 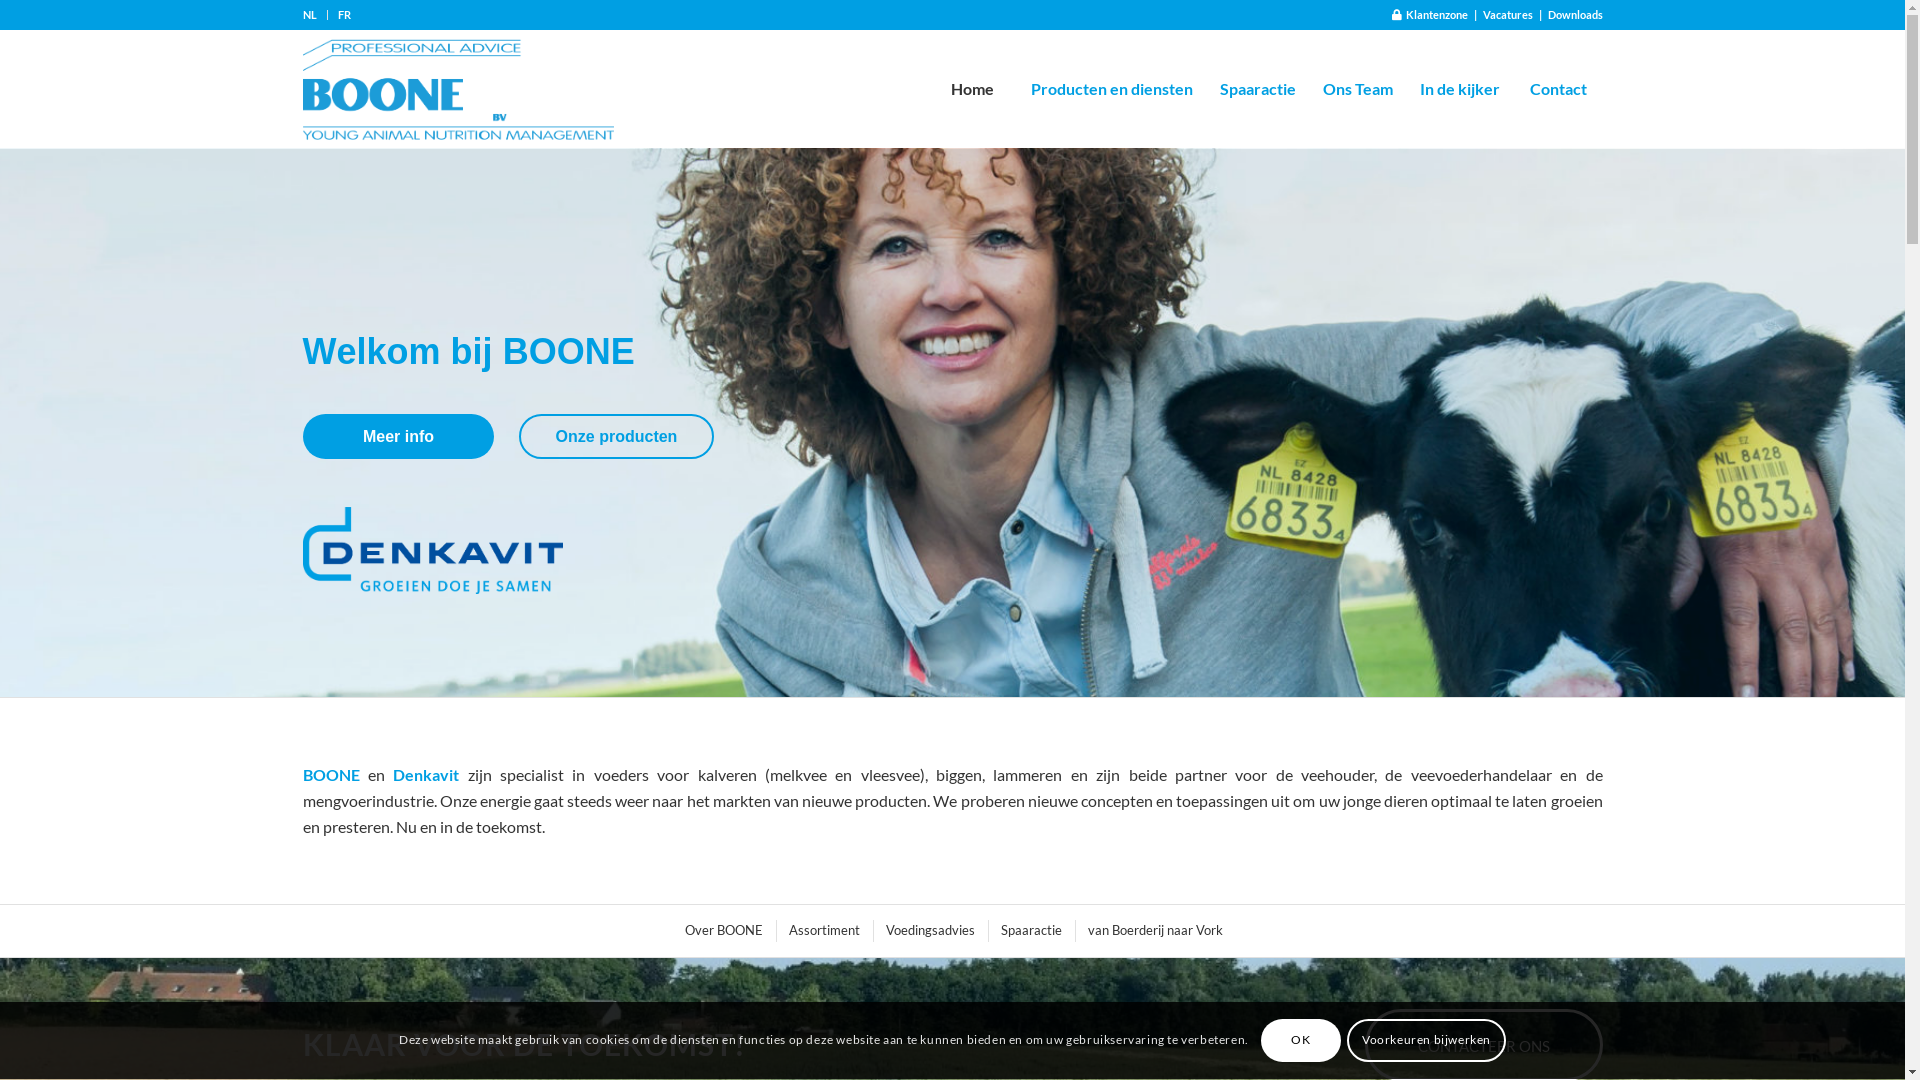 What do you see at coordinates (1300, 1040) in the screenshot?
I see `'OK'` at bounding box center [1300, 1040].